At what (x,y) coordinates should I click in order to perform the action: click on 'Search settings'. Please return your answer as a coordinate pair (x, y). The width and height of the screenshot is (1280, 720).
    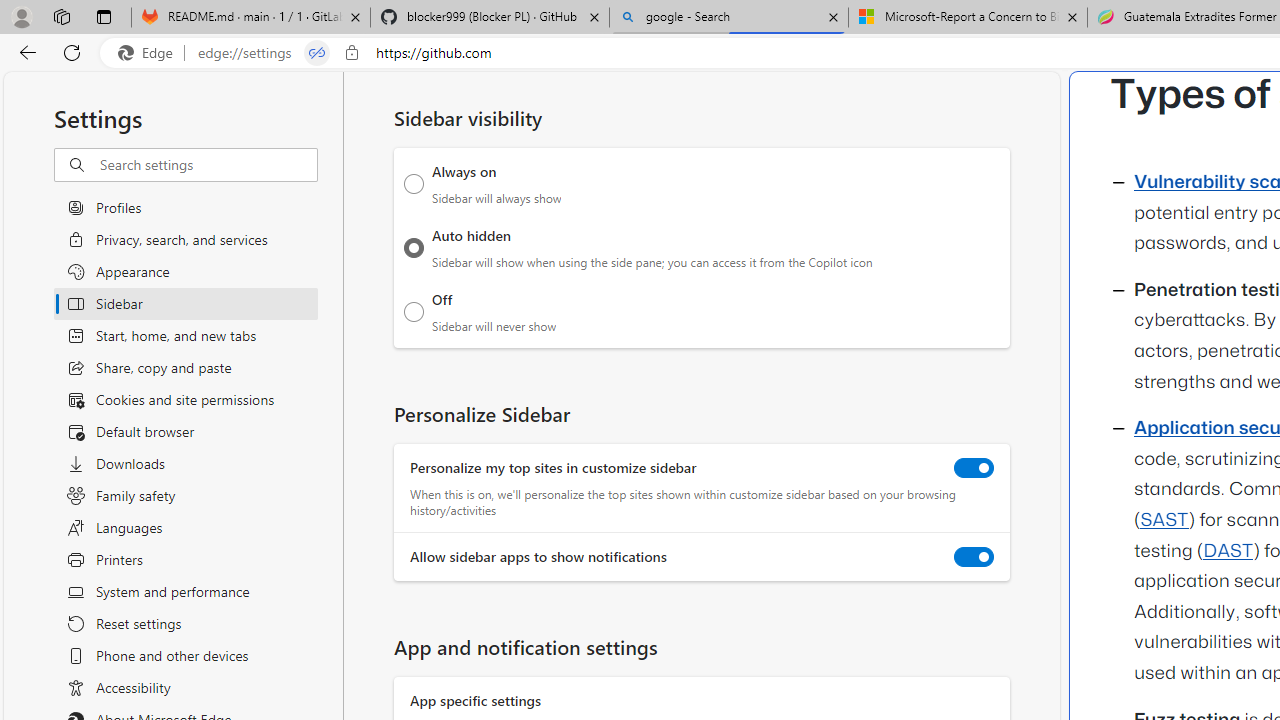
    Looking at the image, I should click on (208, 164).